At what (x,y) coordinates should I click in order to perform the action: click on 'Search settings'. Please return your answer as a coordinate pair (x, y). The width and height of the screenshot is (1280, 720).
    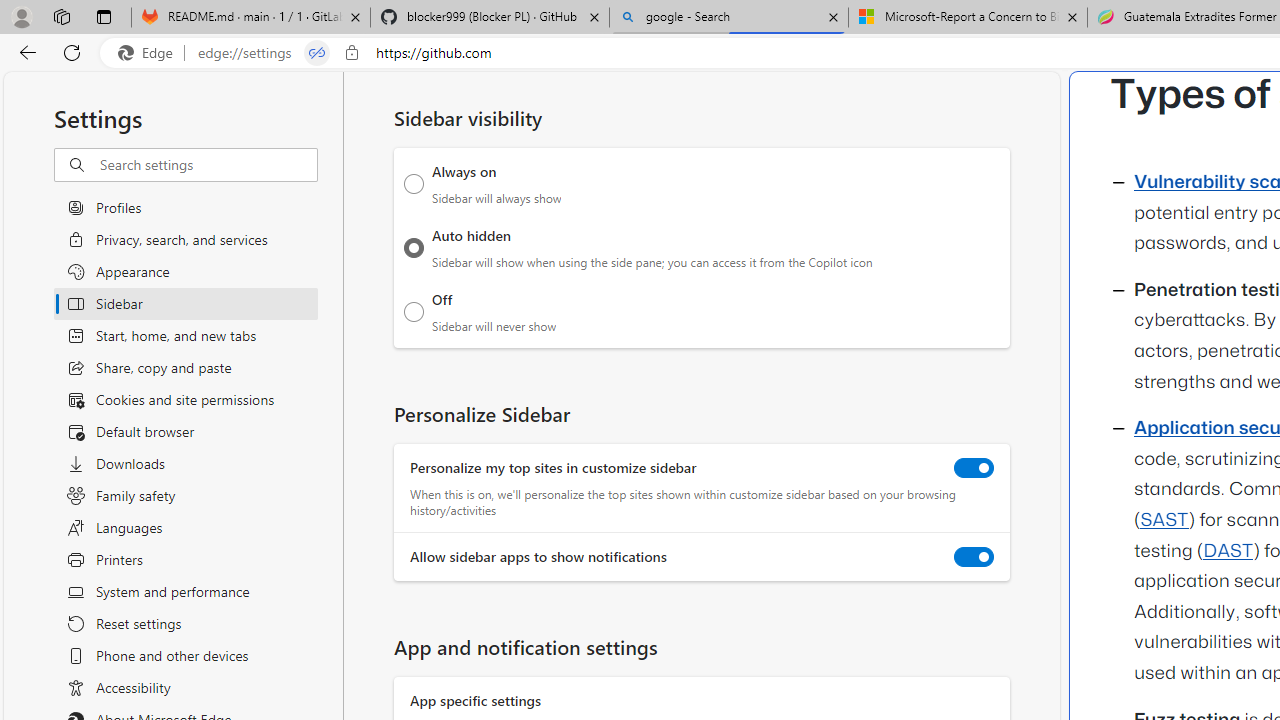
    Looking at the image, I should click on (208, 164).